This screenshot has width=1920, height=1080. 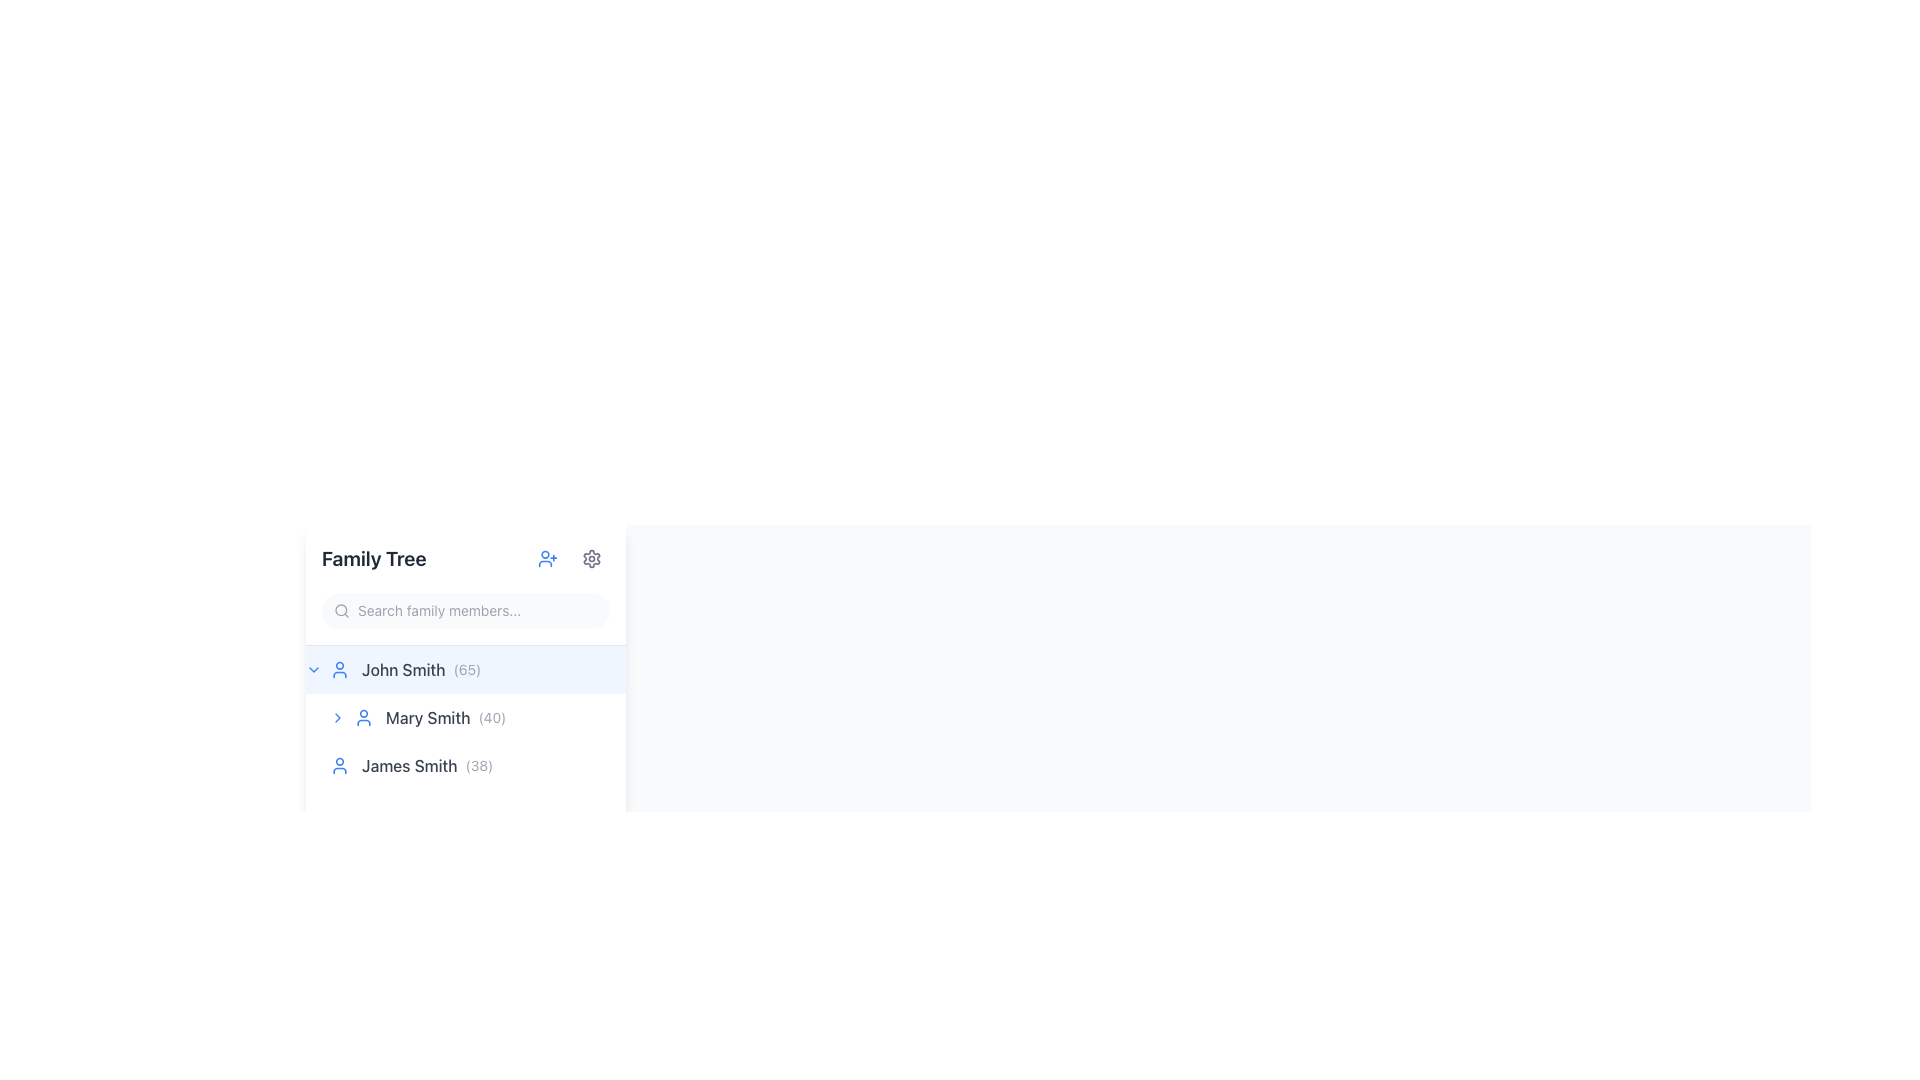 I want to click on the settings icon button located near the upper right corner of the interface, adjacent to the 'Family Tree' header, so click(x=590, y=559).